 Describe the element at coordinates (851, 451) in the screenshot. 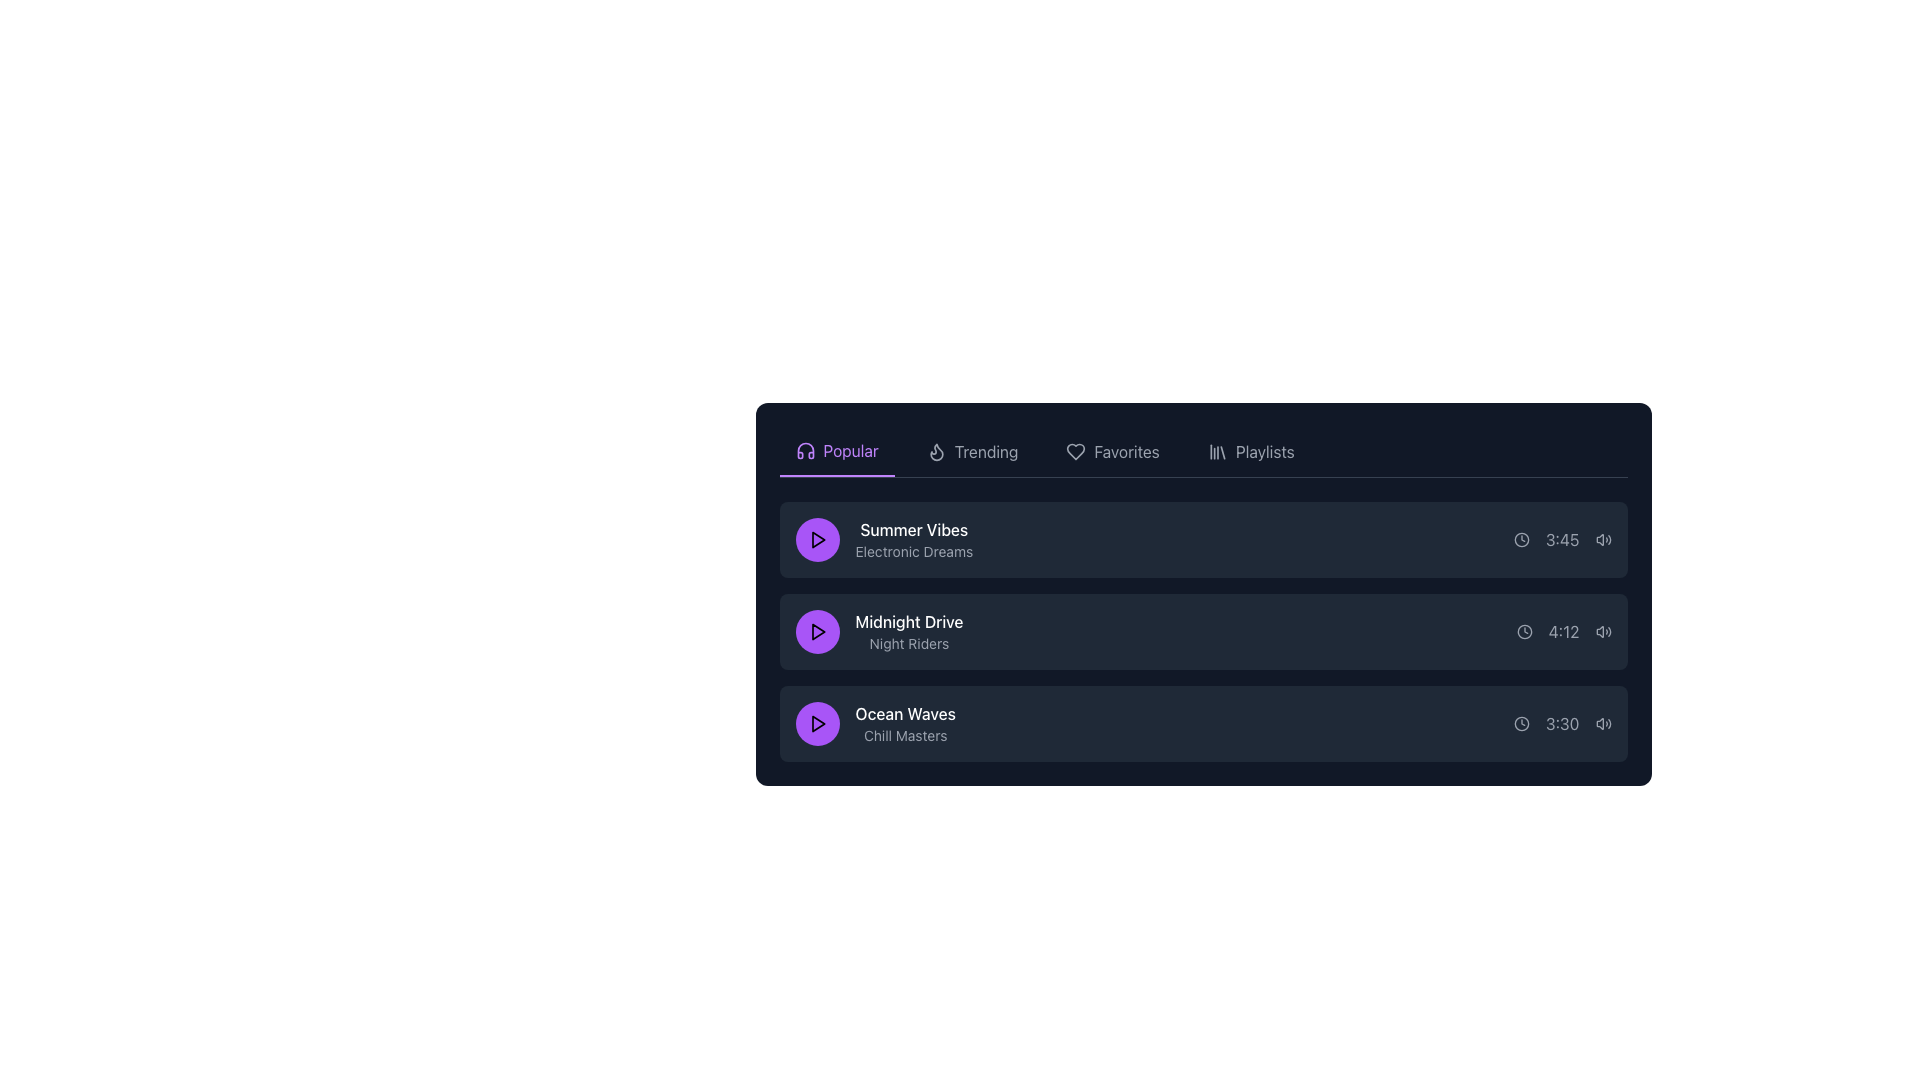

I see `the 'Popular' text label in the navigation menu` at that location.